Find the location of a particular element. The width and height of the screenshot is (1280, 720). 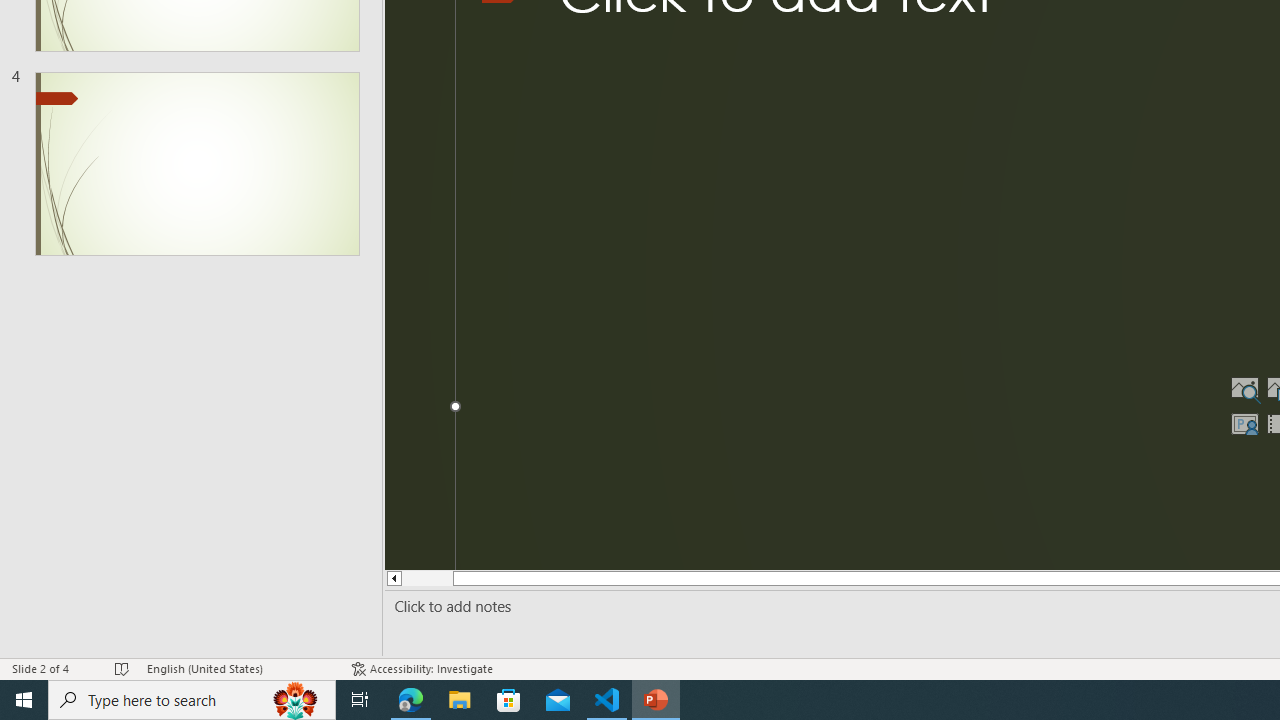

'Stock Images' is located at coordinates (1243, 388).